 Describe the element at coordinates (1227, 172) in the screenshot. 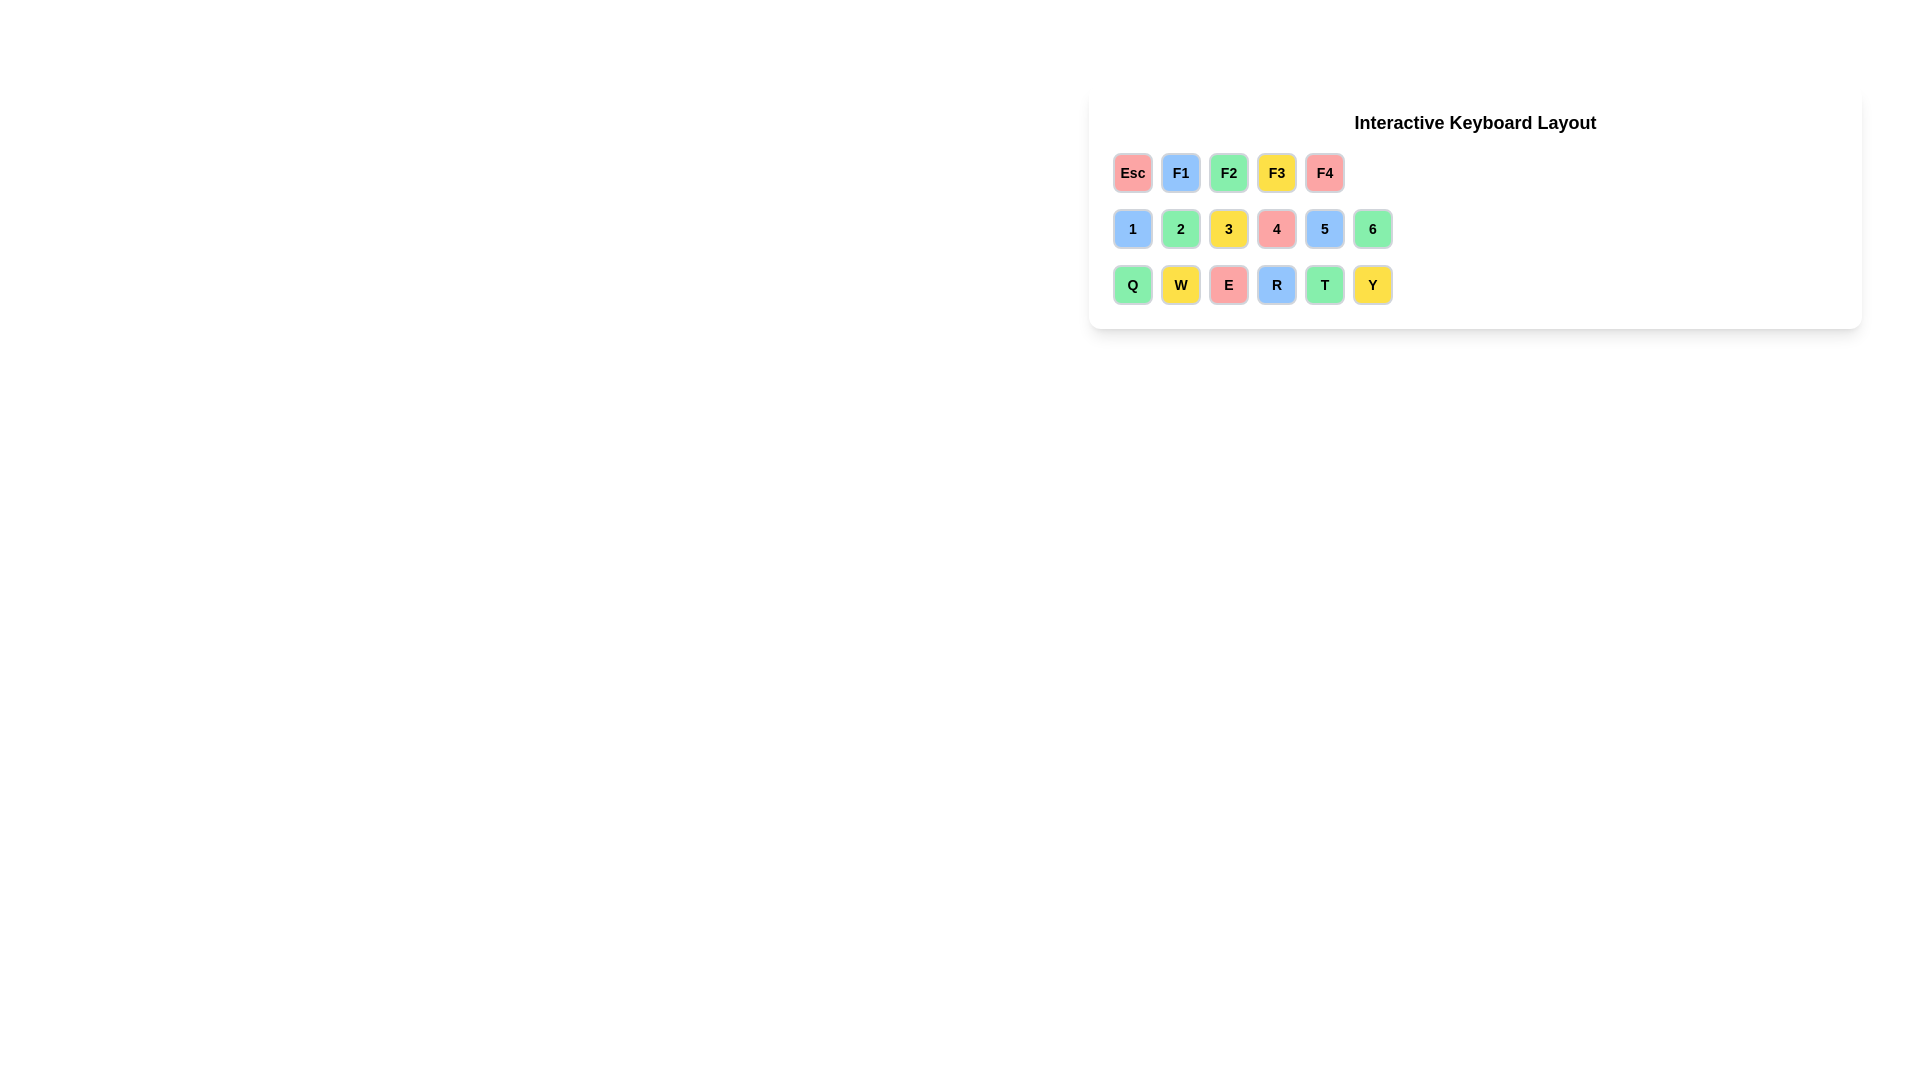

I see `the square button with a green background, gray border, and bold black text 'F2' located between the 'F1' and 'F3' buttons` at that location.